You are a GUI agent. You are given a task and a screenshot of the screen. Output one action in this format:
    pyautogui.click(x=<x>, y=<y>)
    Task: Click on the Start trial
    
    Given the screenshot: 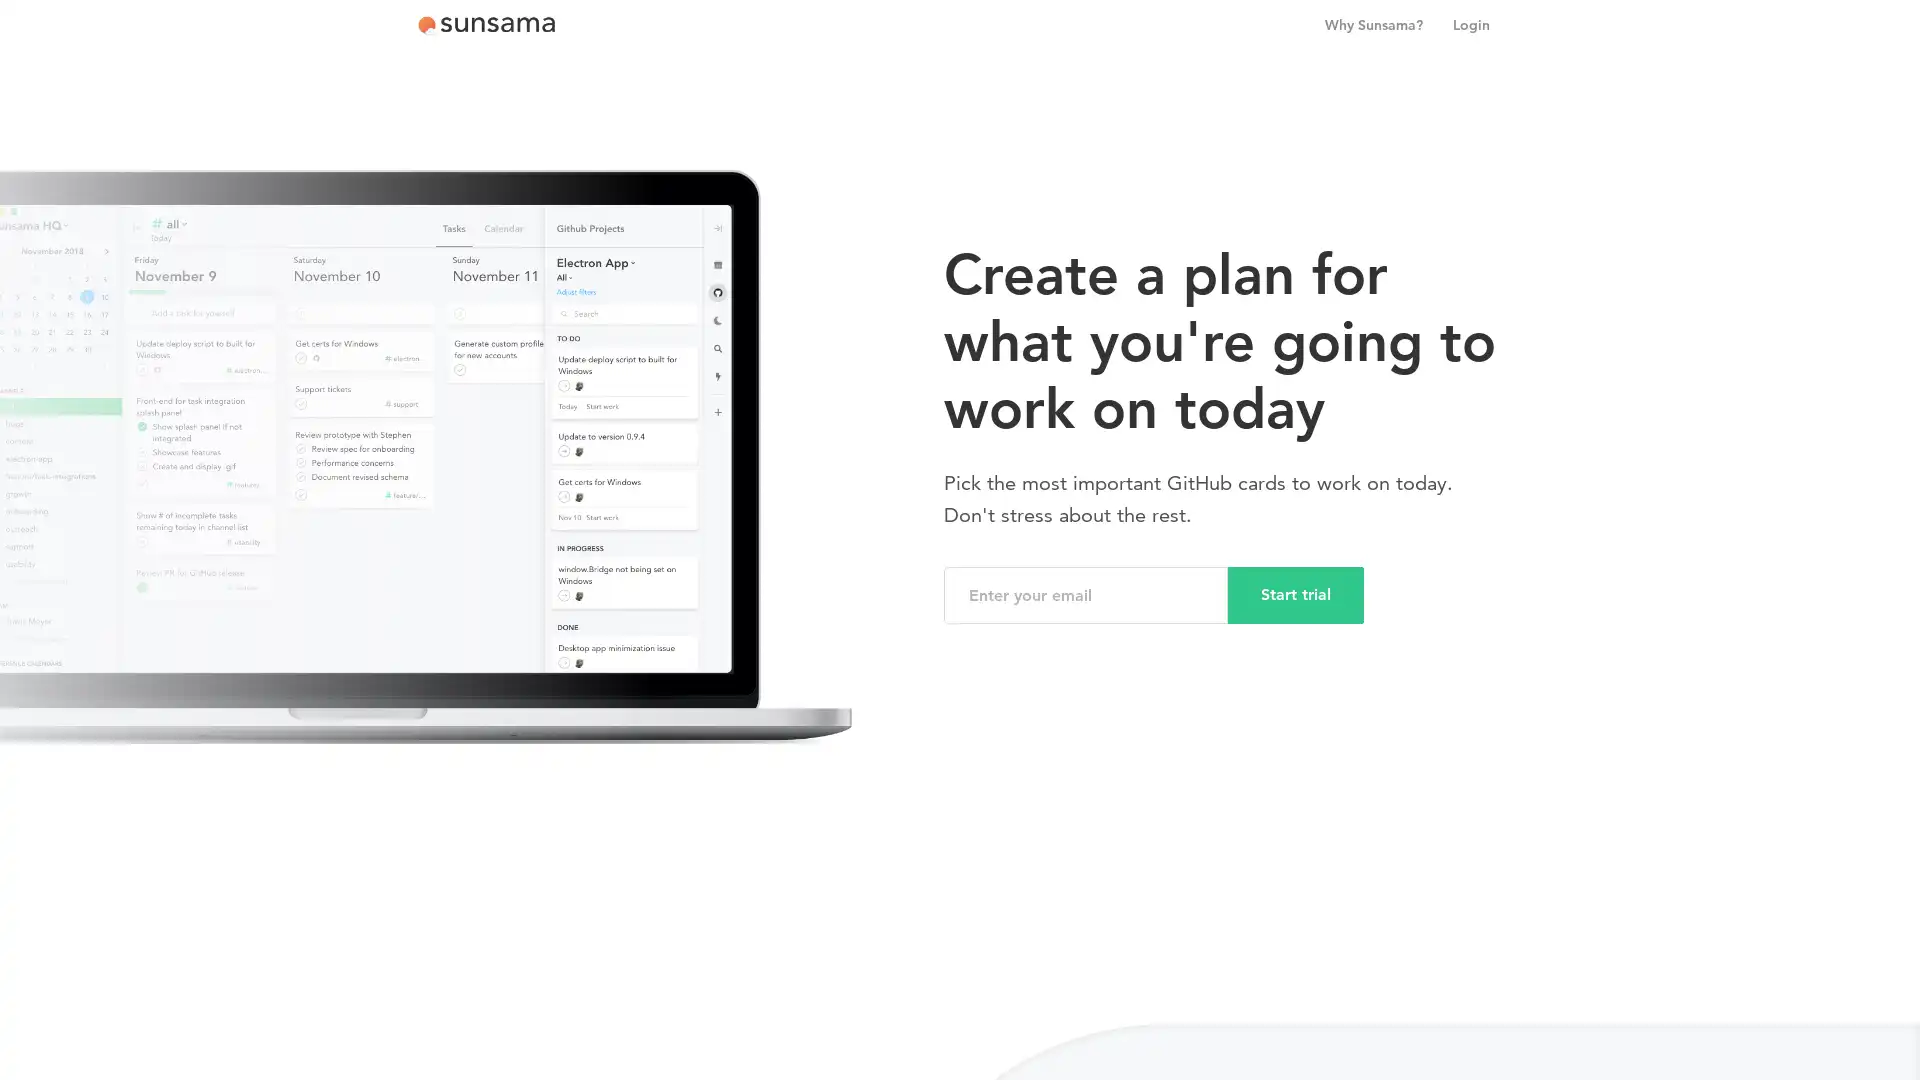 What is the action you would take?
    pyautogui.click(x=1296, y=594)
    